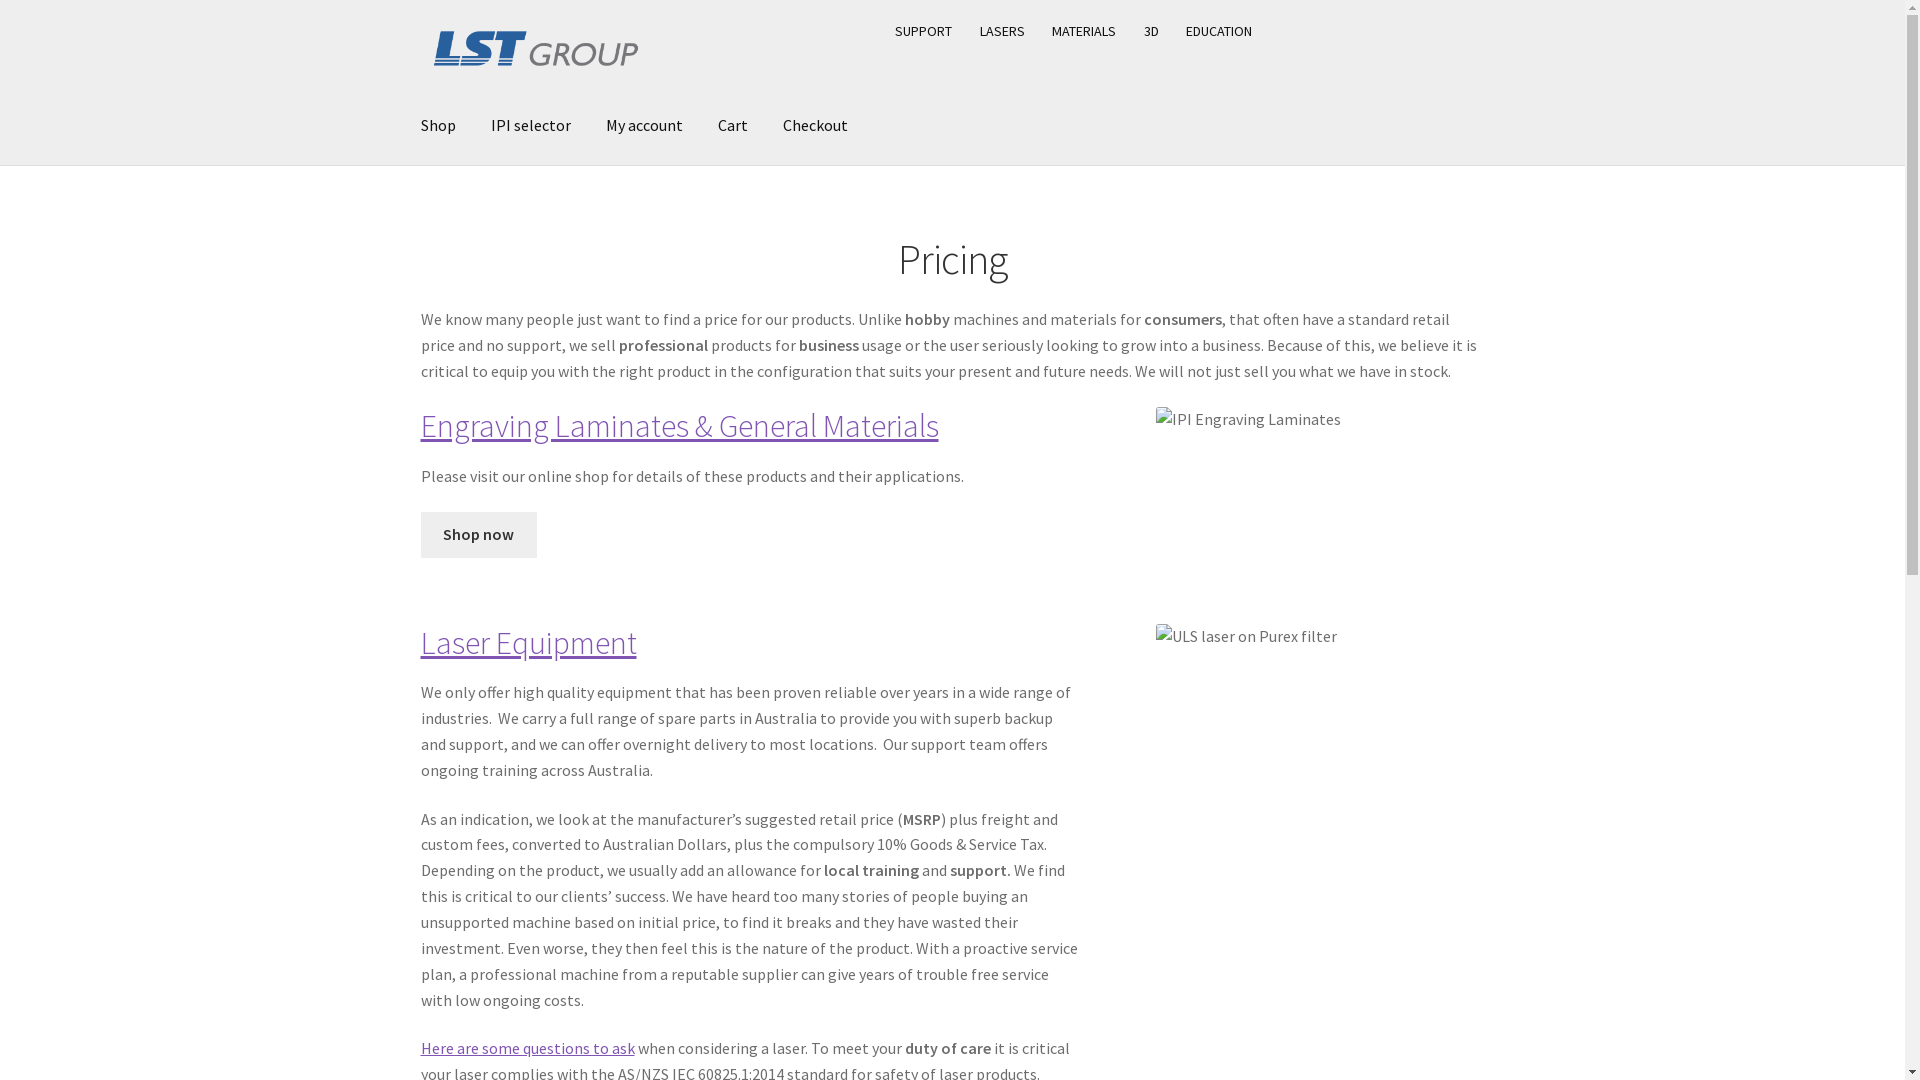 This screenshot has width=1920, height=1080. Describe the element at coordinates (419, 9) in the screenshot. I see `'Skip to navigation'` at that location.